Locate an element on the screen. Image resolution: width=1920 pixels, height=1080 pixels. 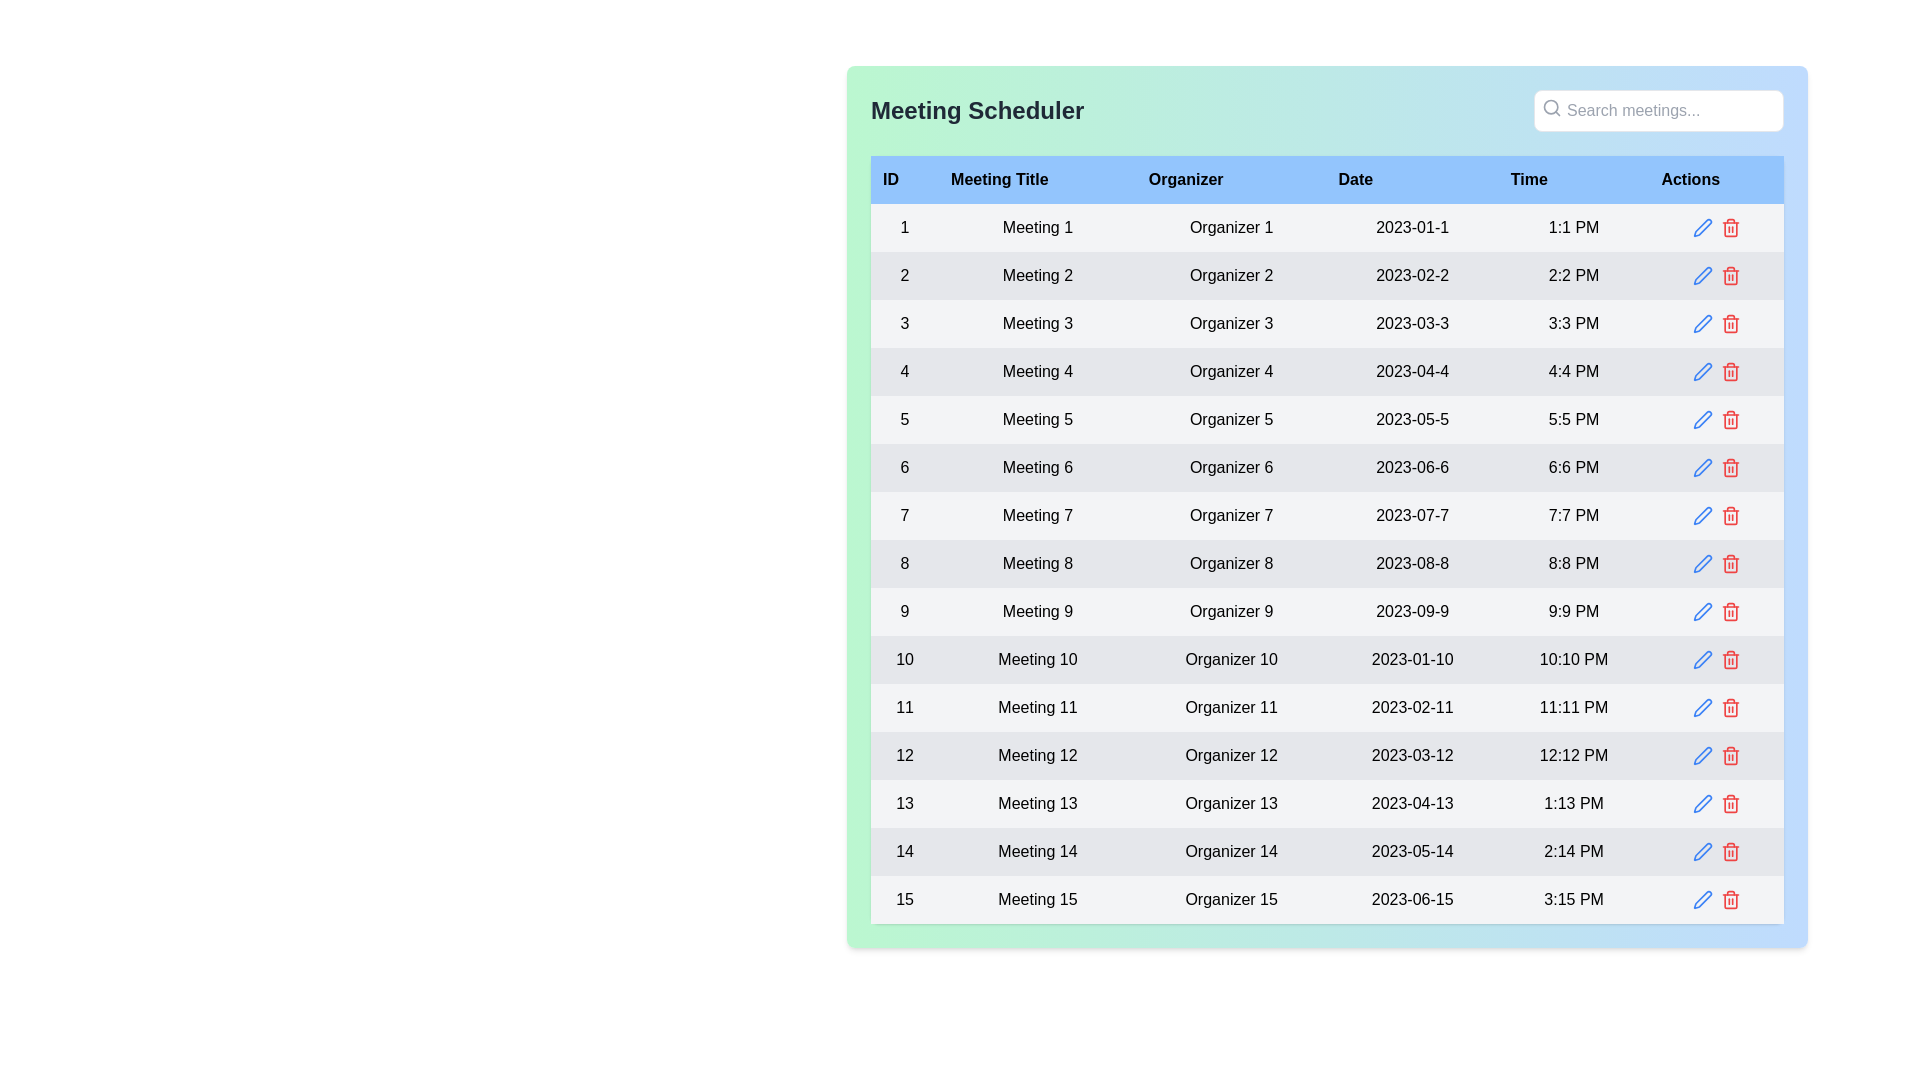
the grouped interactive icons in the action column of the 'Meeting 4' entry is located at coordinates (1715, 371).